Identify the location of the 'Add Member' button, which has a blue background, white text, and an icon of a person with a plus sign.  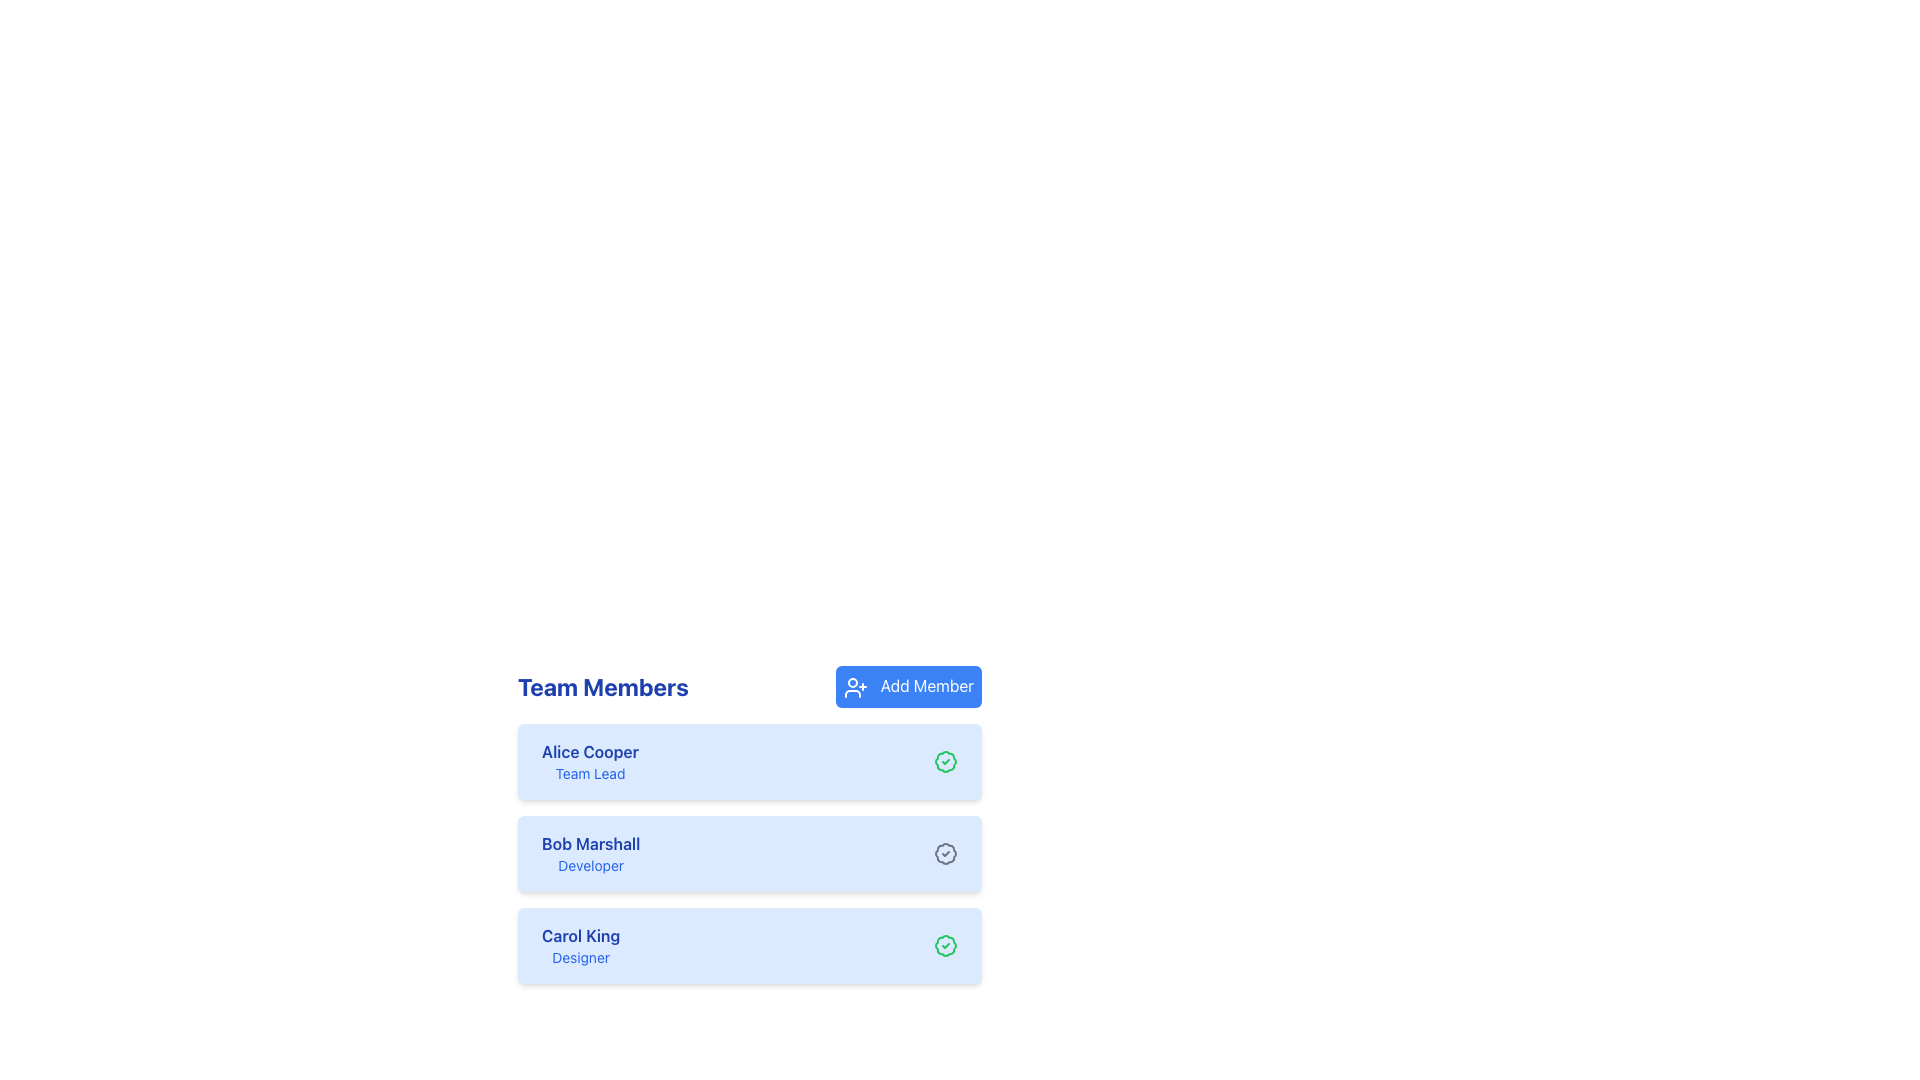
(907, 685).